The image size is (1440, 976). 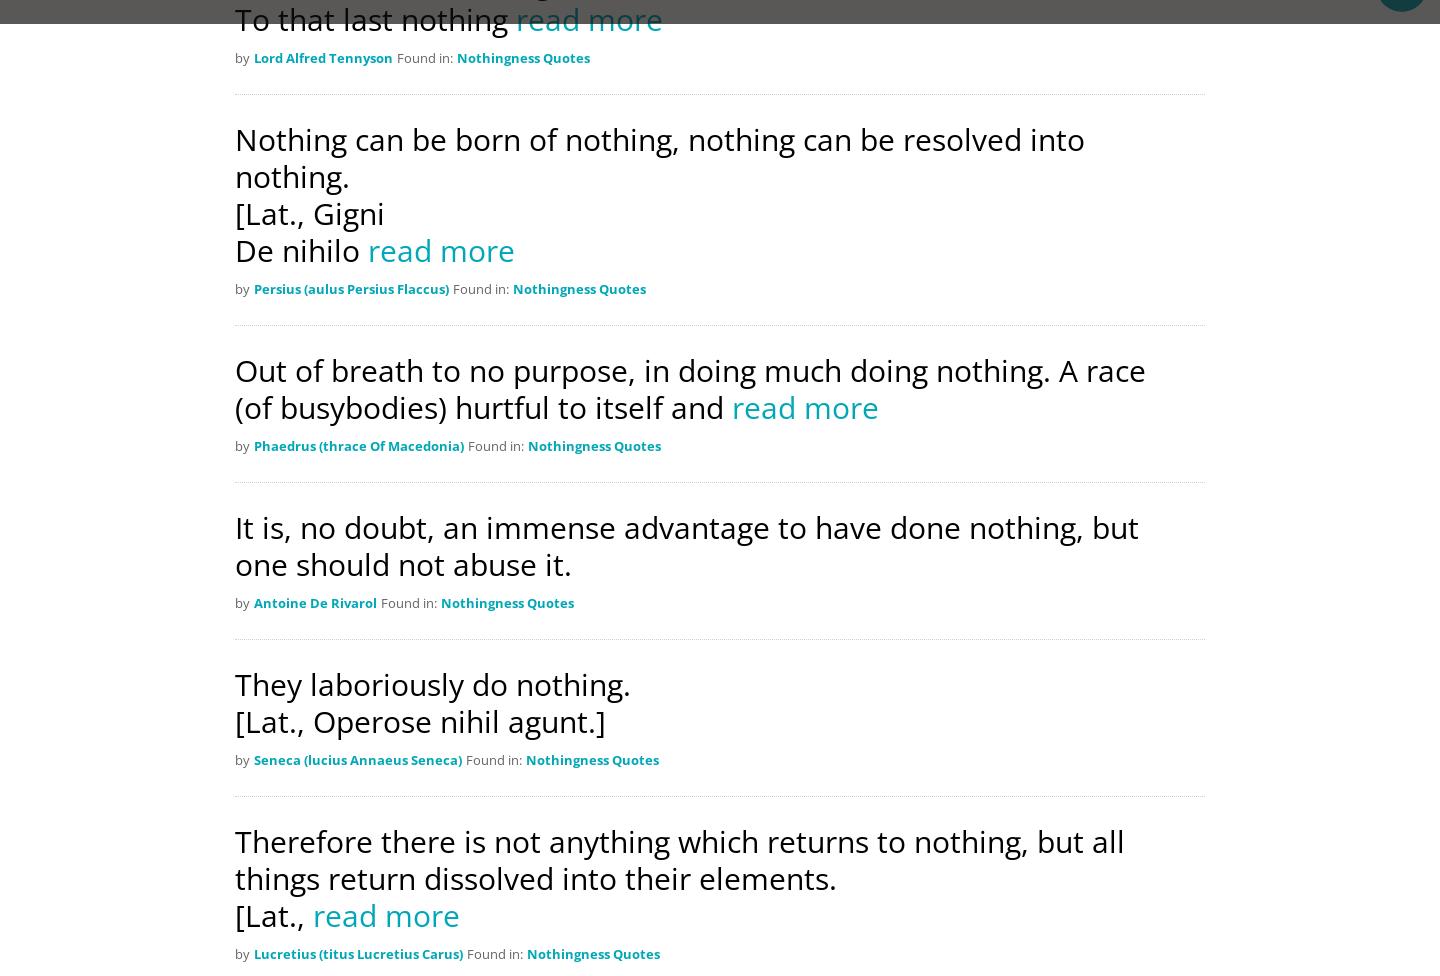 What do you see at coordinates (253, 953) in the screenshot?
I see `'Lucretius (titus Lucretius Carus)'` at bounding box center [253, 953].